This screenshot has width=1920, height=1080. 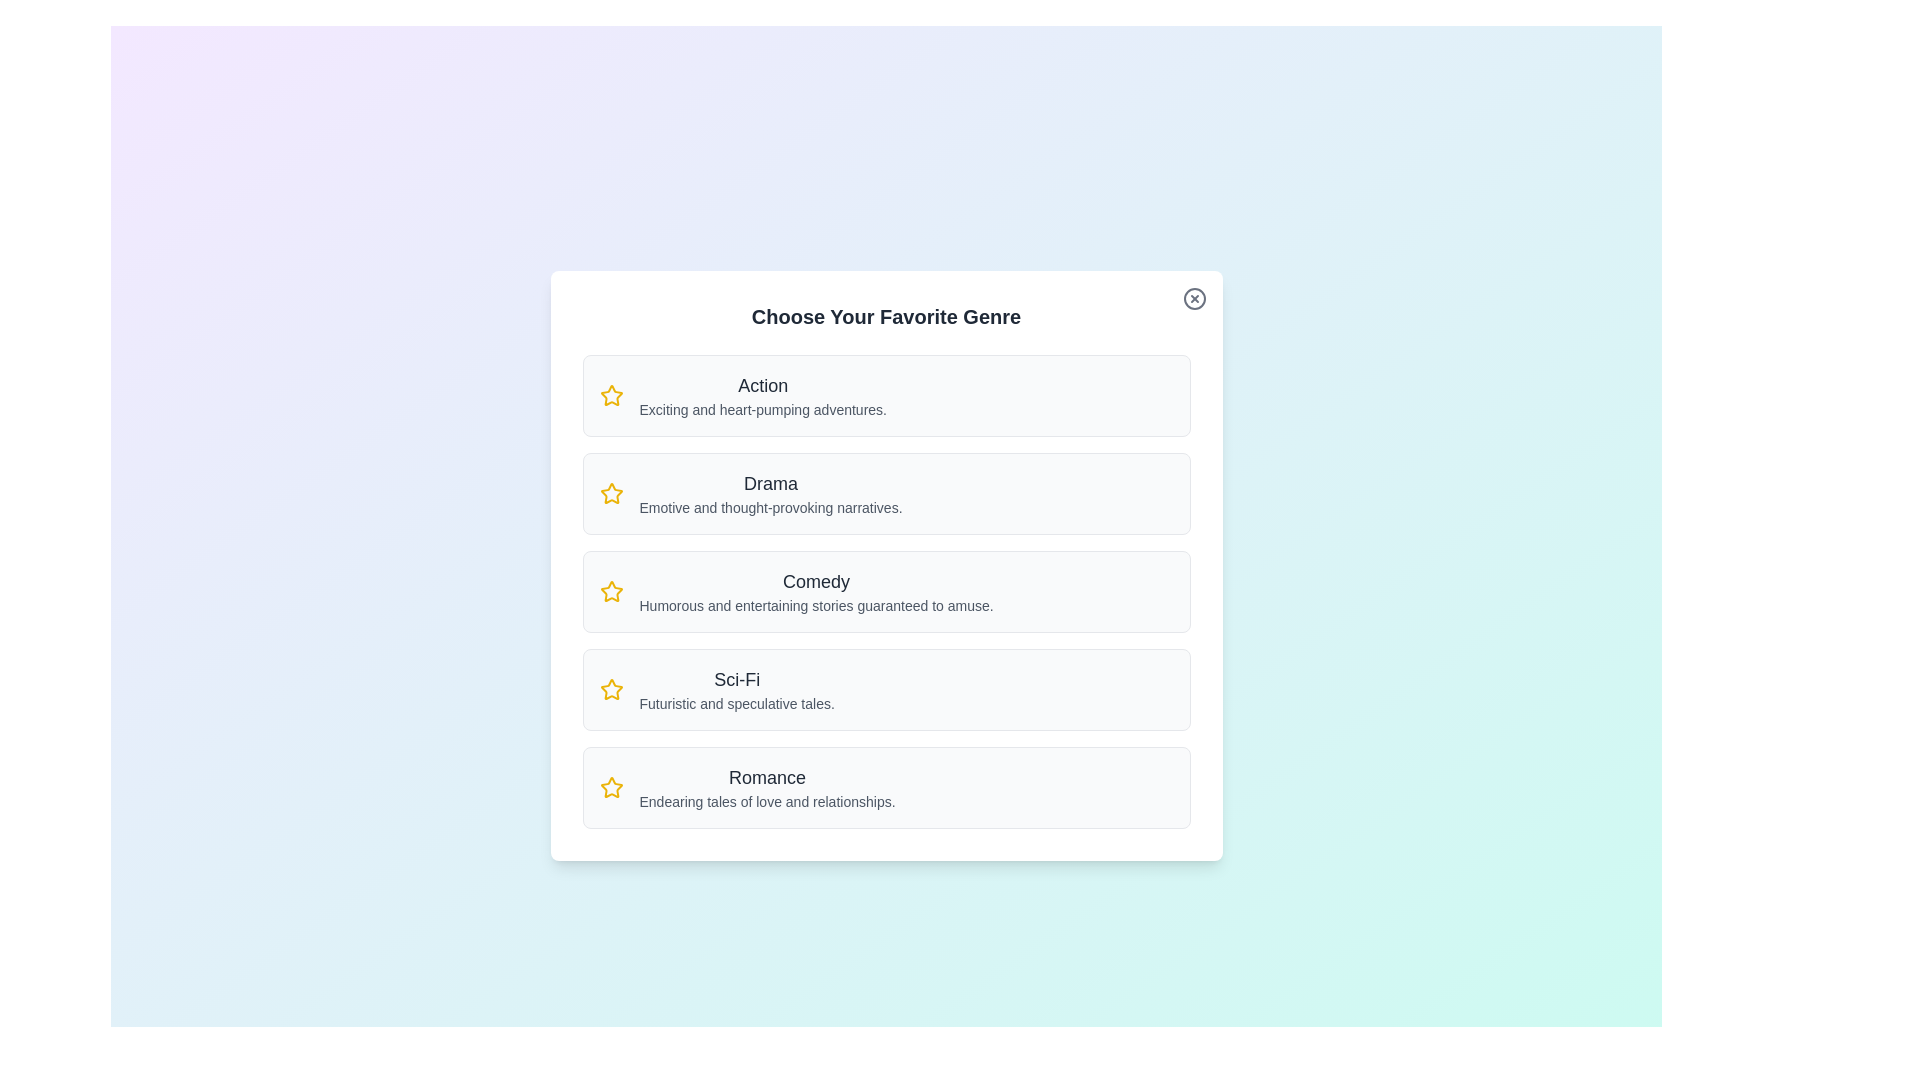 I want to click on the genre description for Action, so click(x=762, y=396).